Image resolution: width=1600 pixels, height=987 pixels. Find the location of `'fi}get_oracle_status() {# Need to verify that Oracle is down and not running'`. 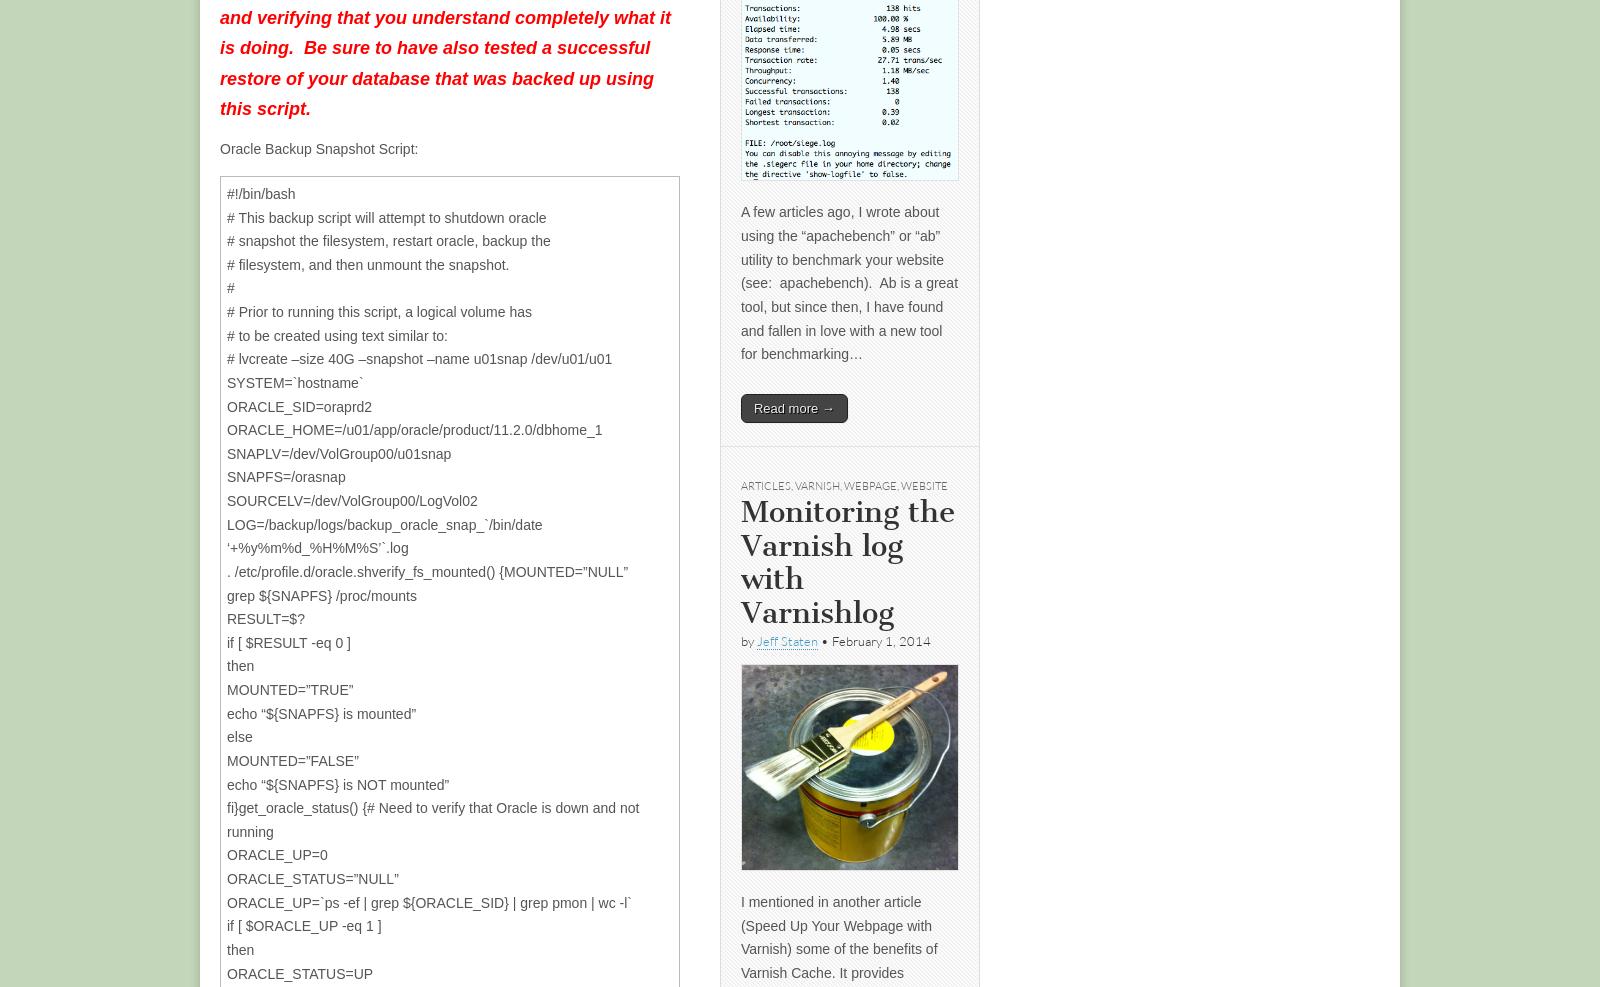

'fi}get_oracle_status() {# Need to verify that Oracle is down and not running' is located at coordinates (431, 819).